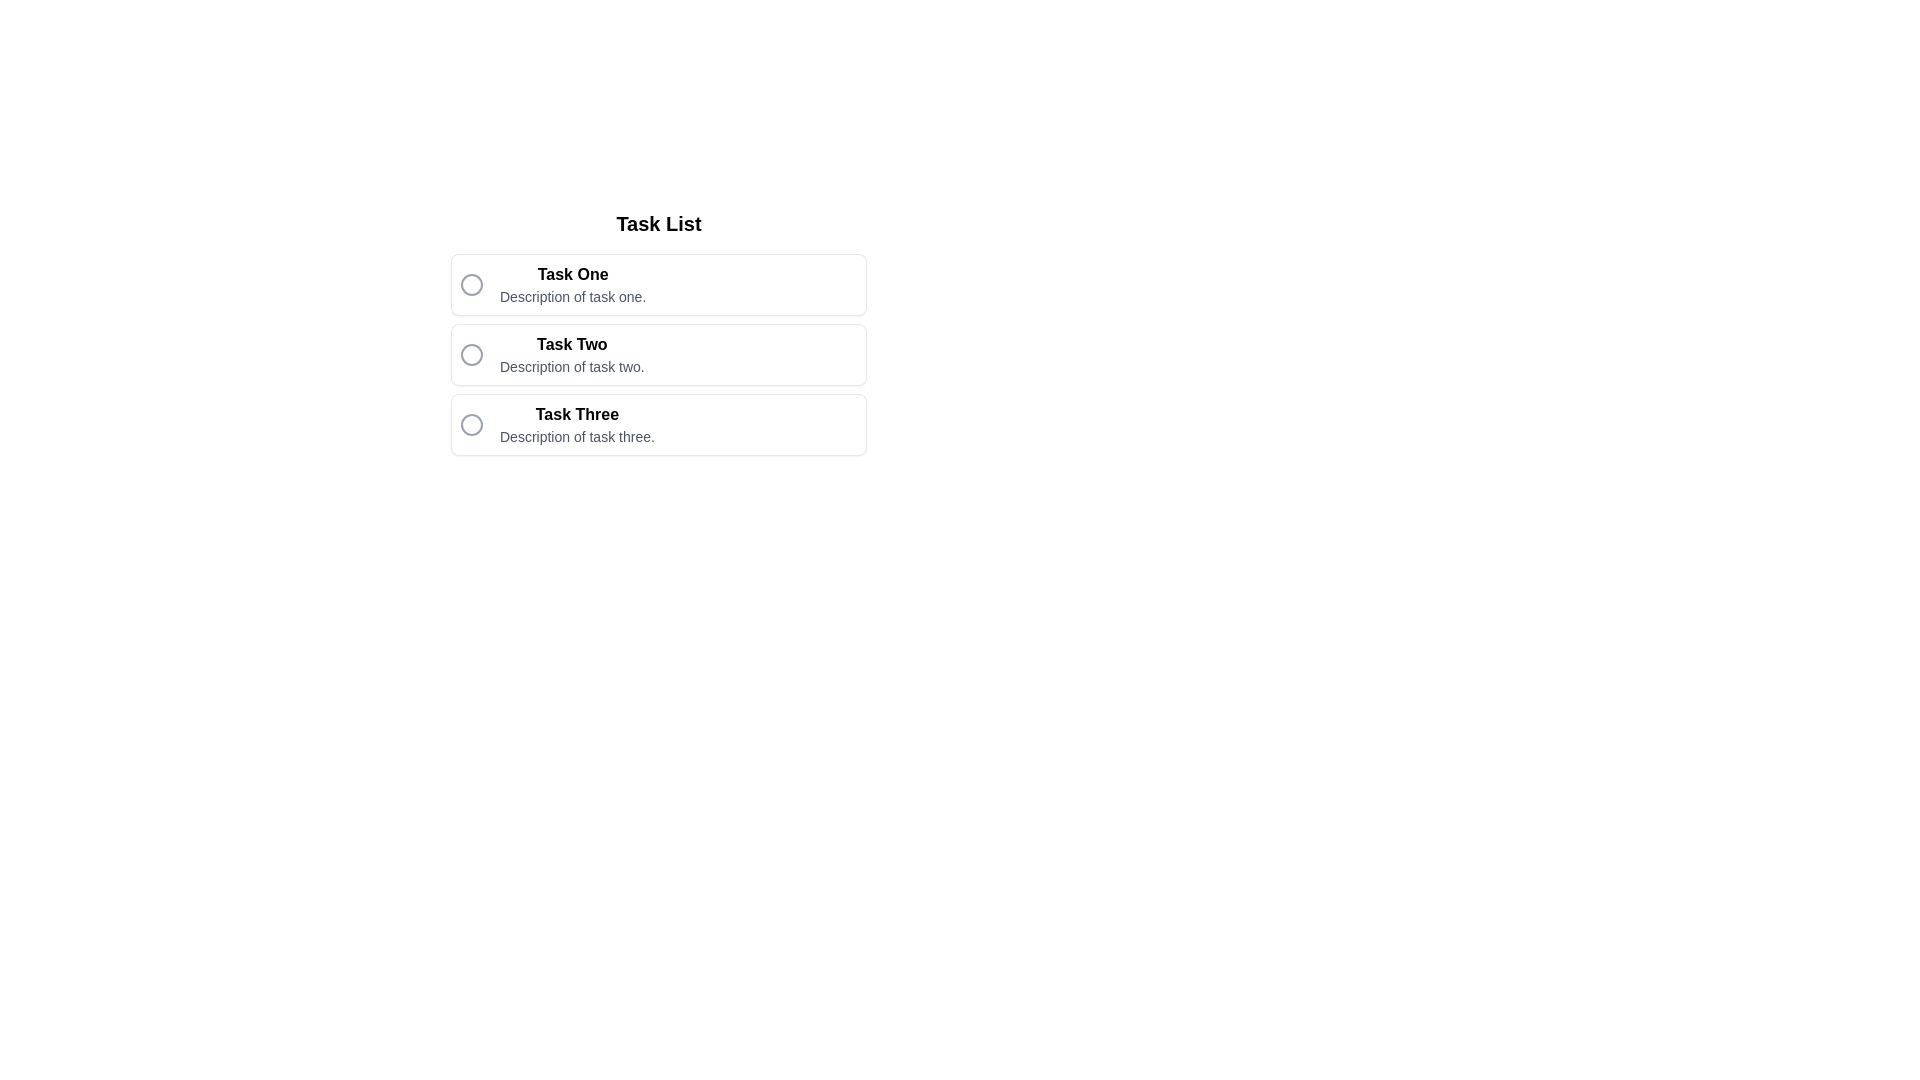  Describe the element at coordinates (470, 353) in the screenshot. I see `the circular radio button indicator located to the left of the text 'Task Two' to trigger potential hover effects` at that location.